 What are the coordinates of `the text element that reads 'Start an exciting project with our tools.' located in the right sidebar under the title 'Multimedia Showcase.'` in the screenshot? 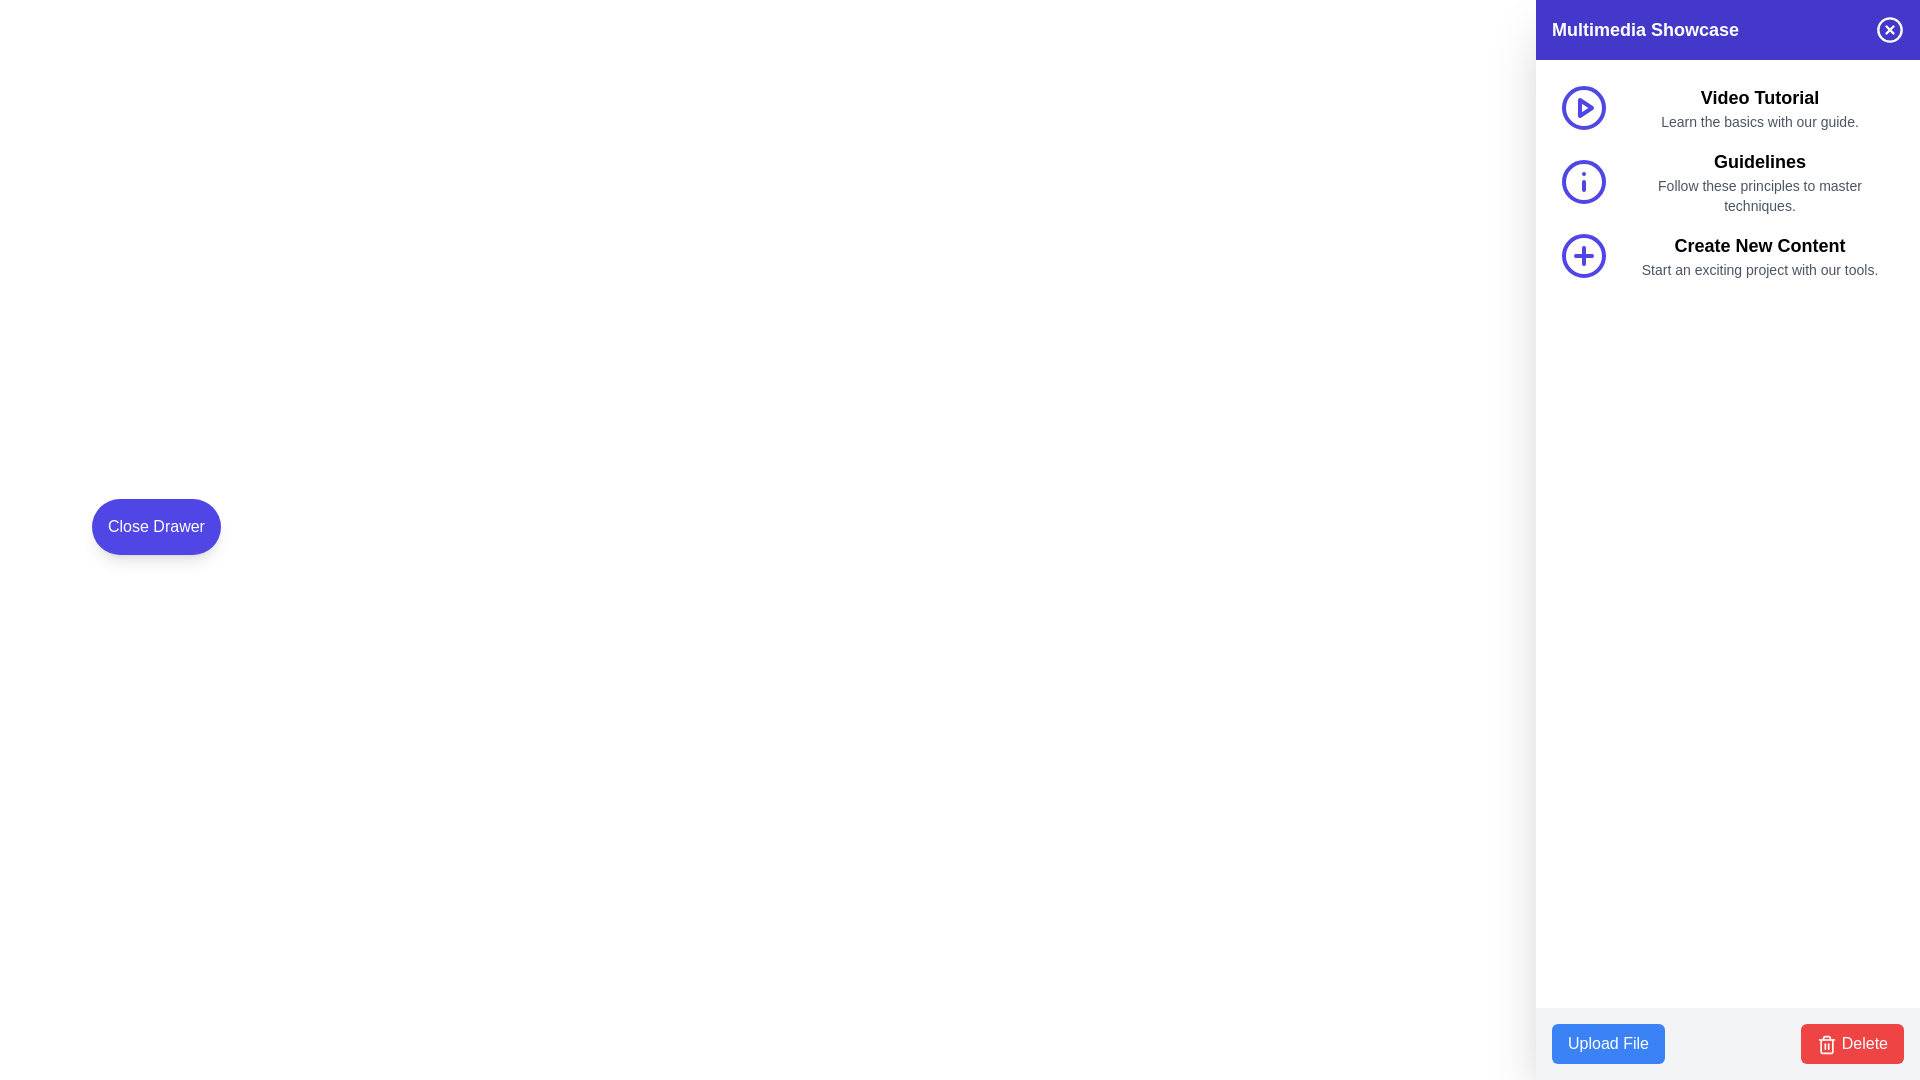 It's located at (1760, 270).